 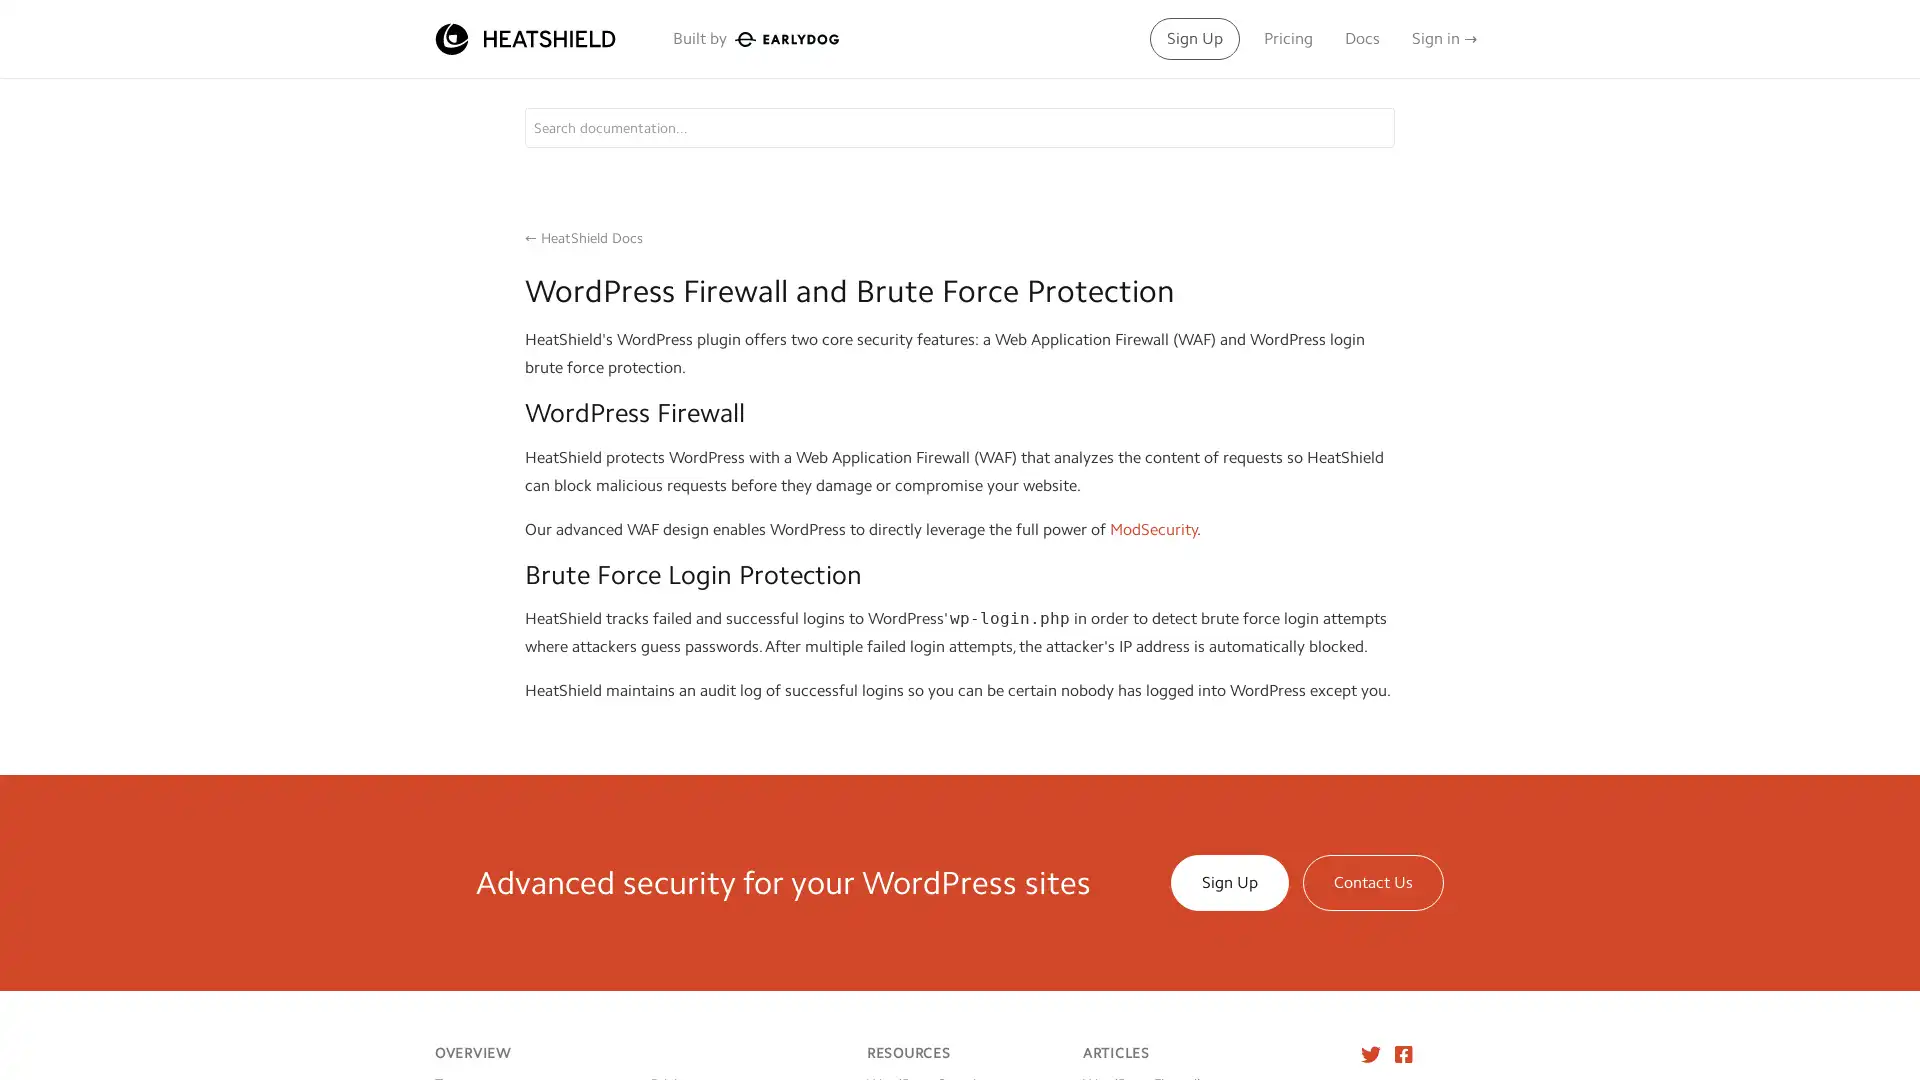 I want to click on Sign in, so click(x=1444, y=38).